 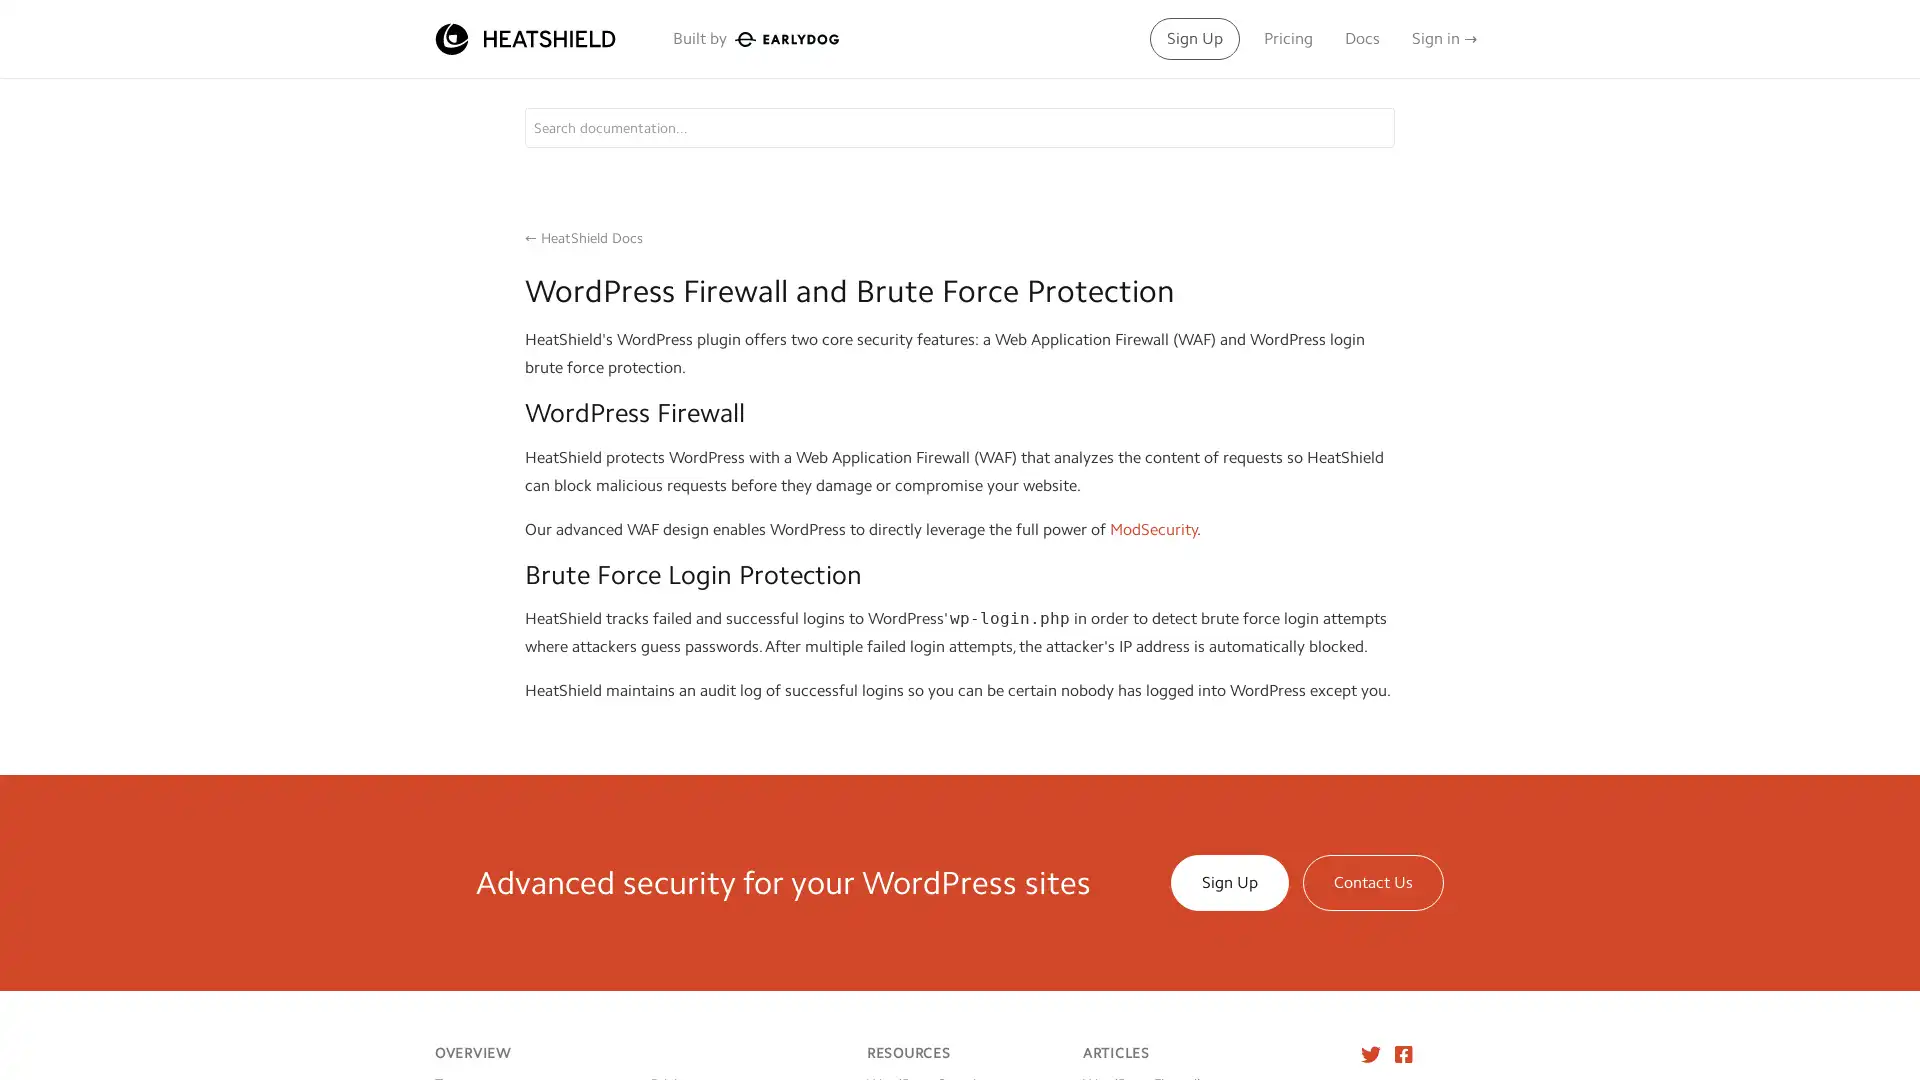 I want to click on Sign in, so click(x=1444, y=38).